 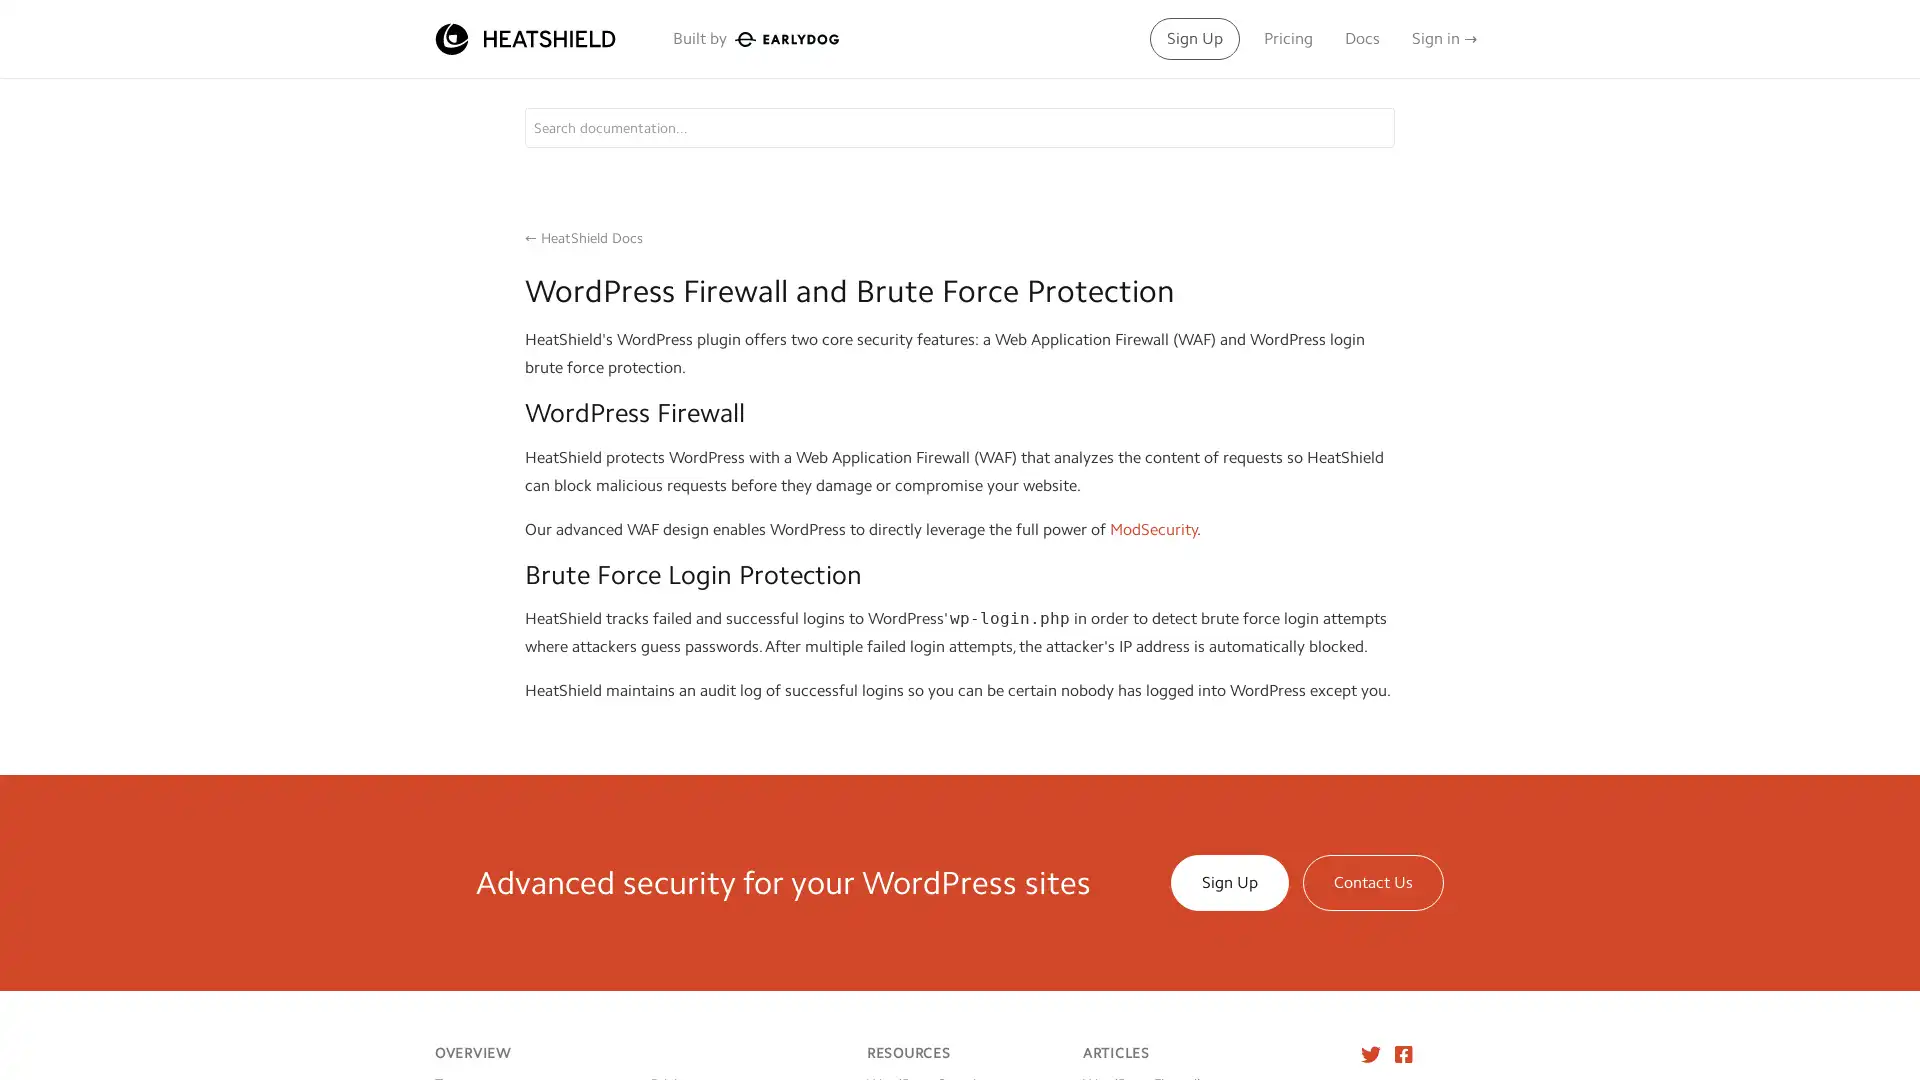 I want to click on Sign in, so click(x=1444, y=38).